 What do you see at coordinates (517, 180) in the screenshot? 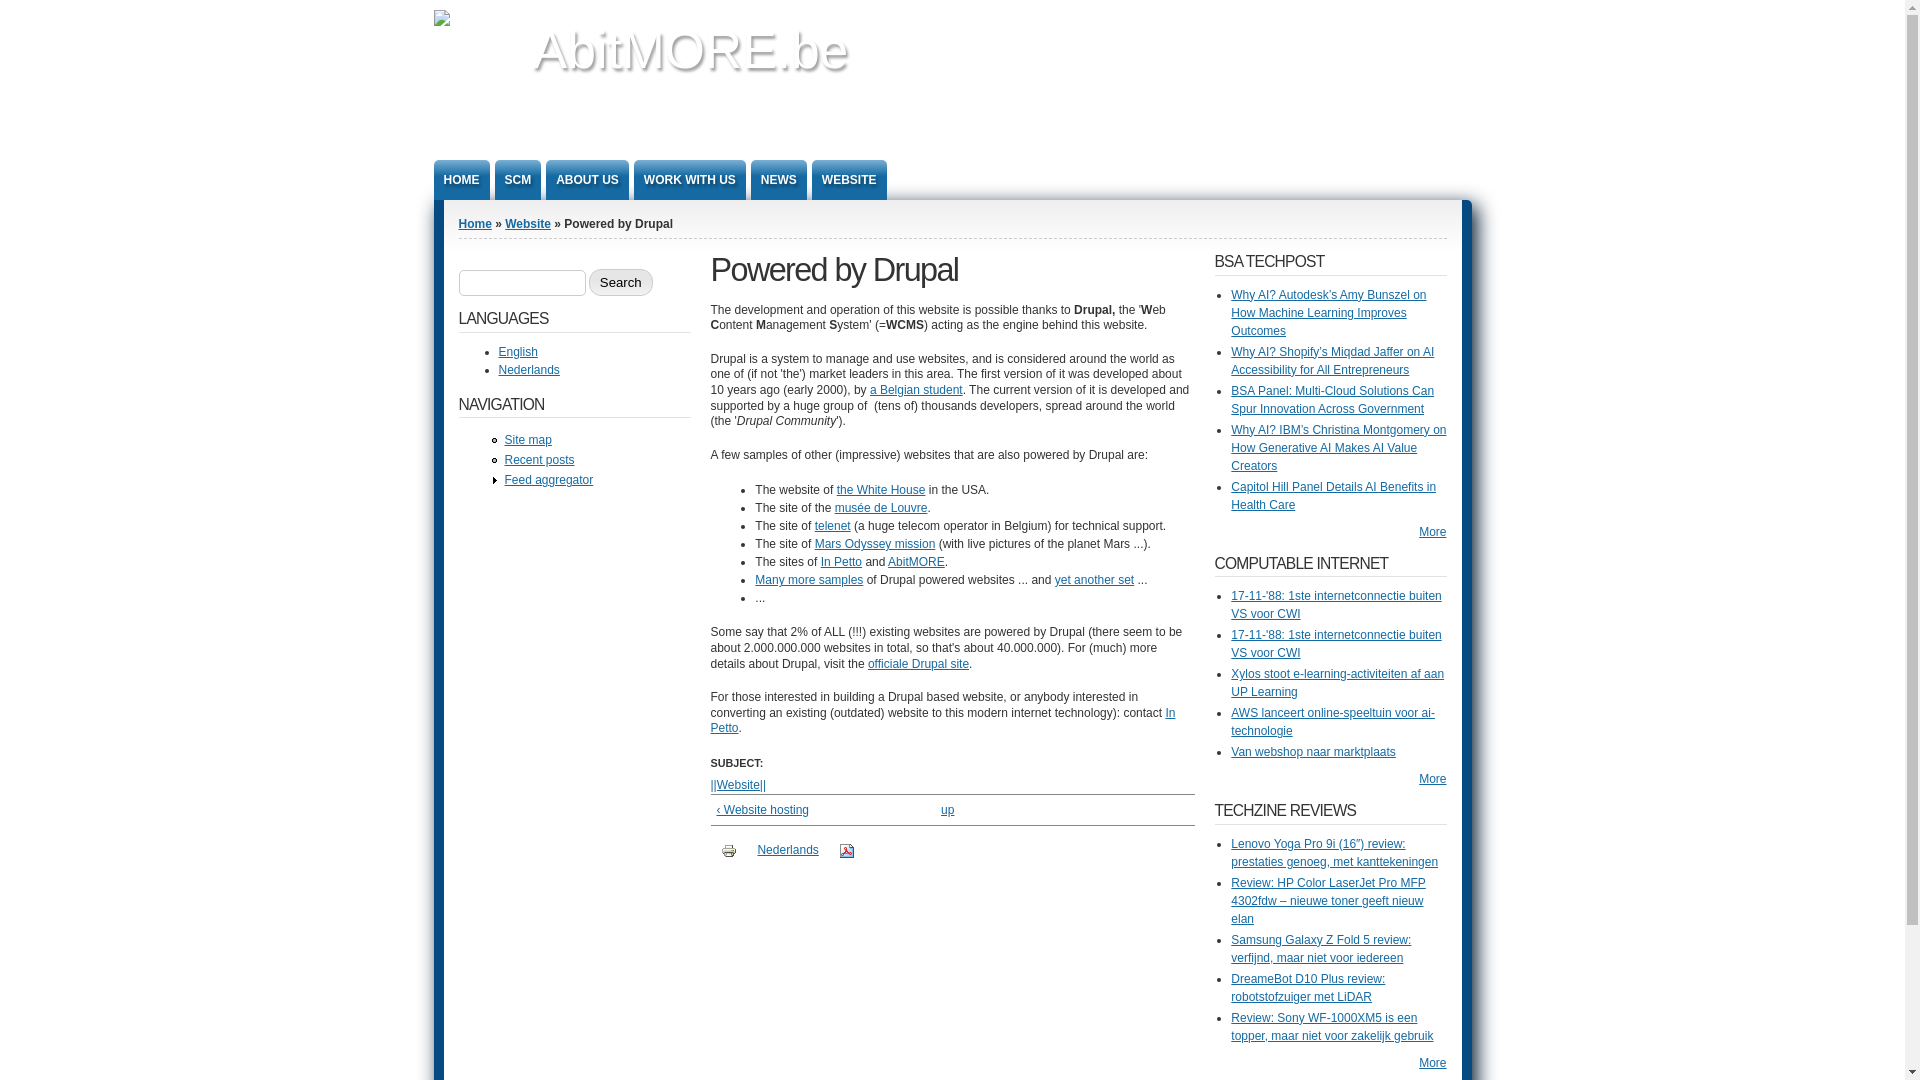
I see `'SCM'` at bounding box center [517, 180].